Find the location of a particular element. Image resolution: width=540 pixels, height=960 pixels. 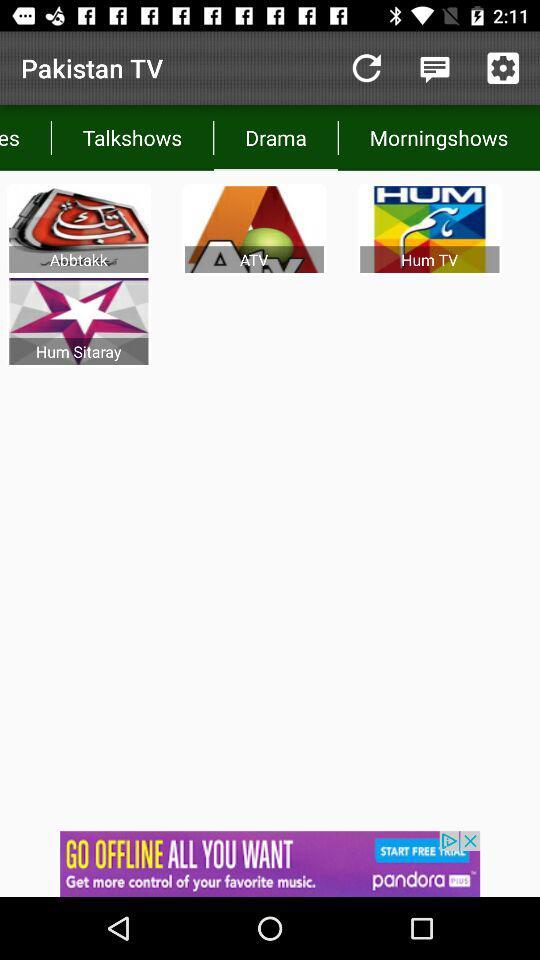

open menu is located at coordinates (434, 68).